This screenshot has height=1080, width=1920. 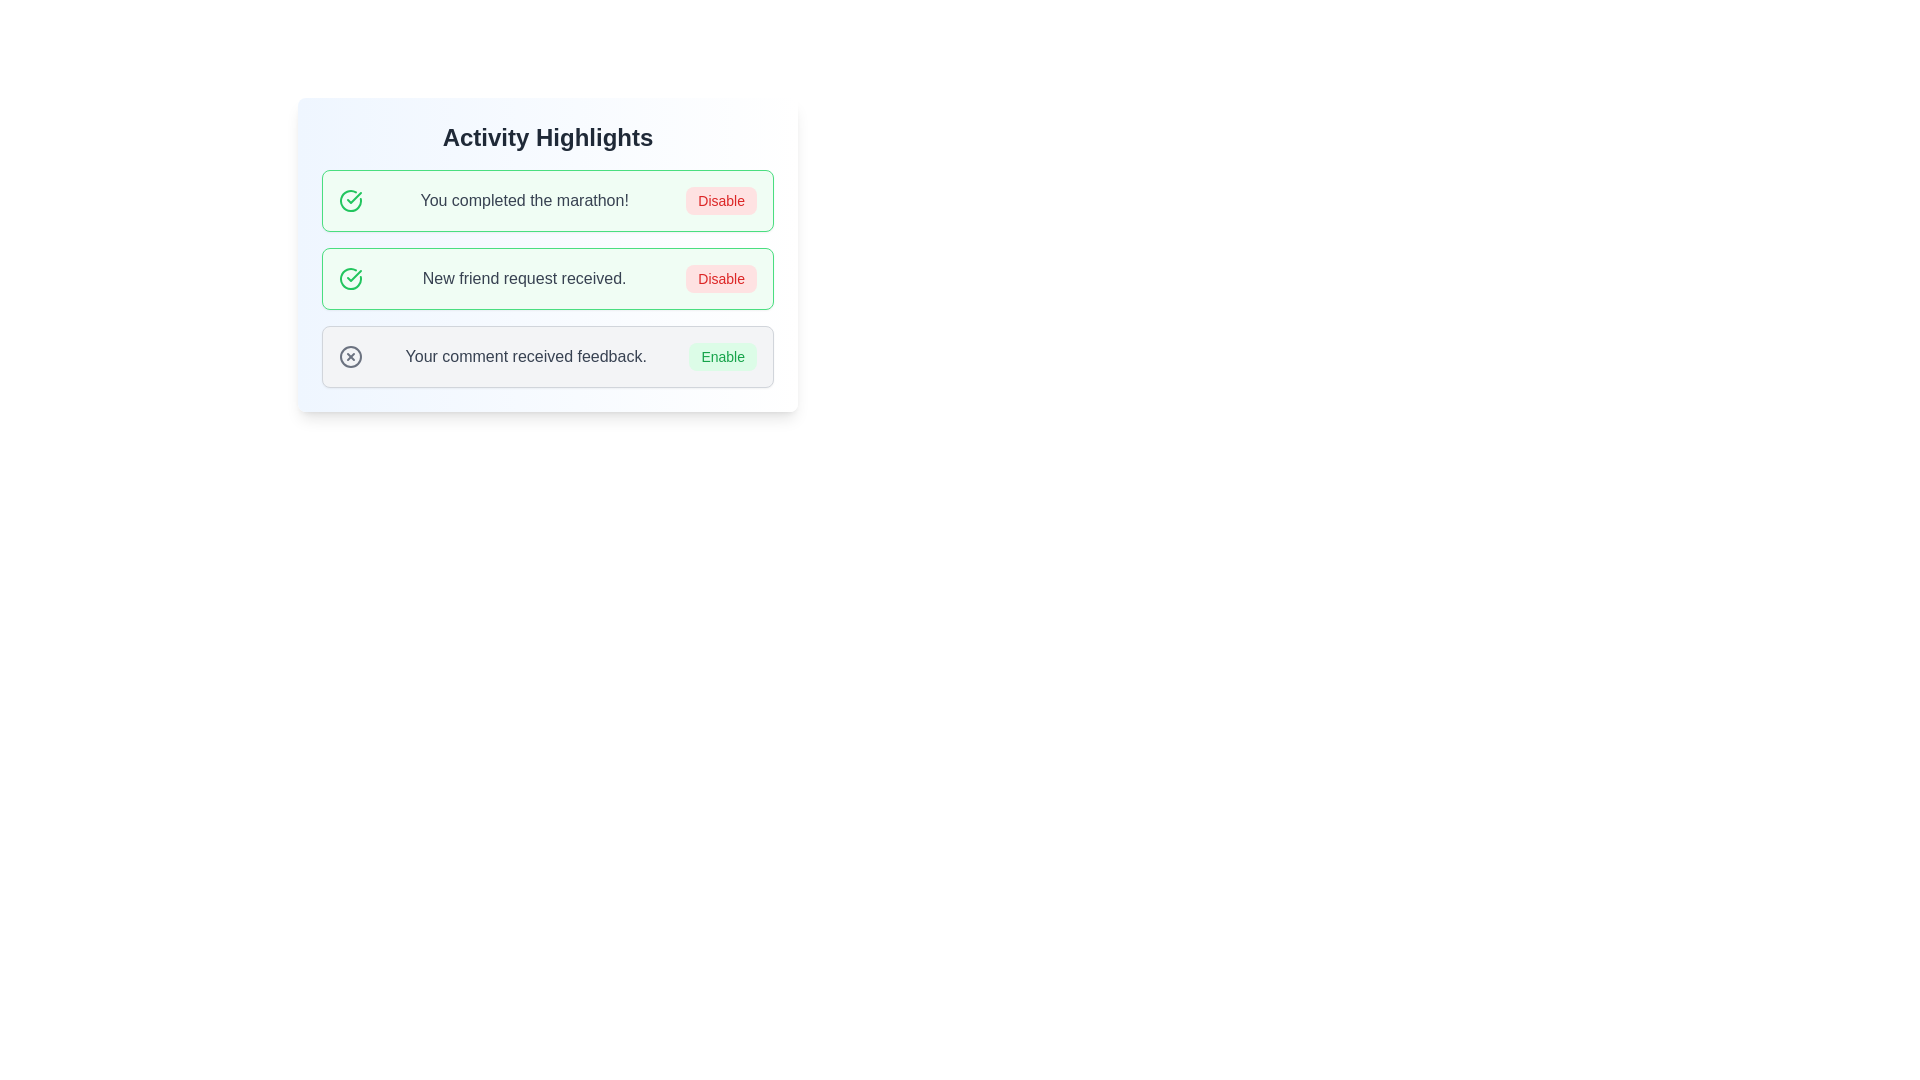 What do you see at coordinates (547, 278) in the screenshot?
I see `the notification box with a green border containing the text 'New friend request received.'` at bounding box center [547, 278].